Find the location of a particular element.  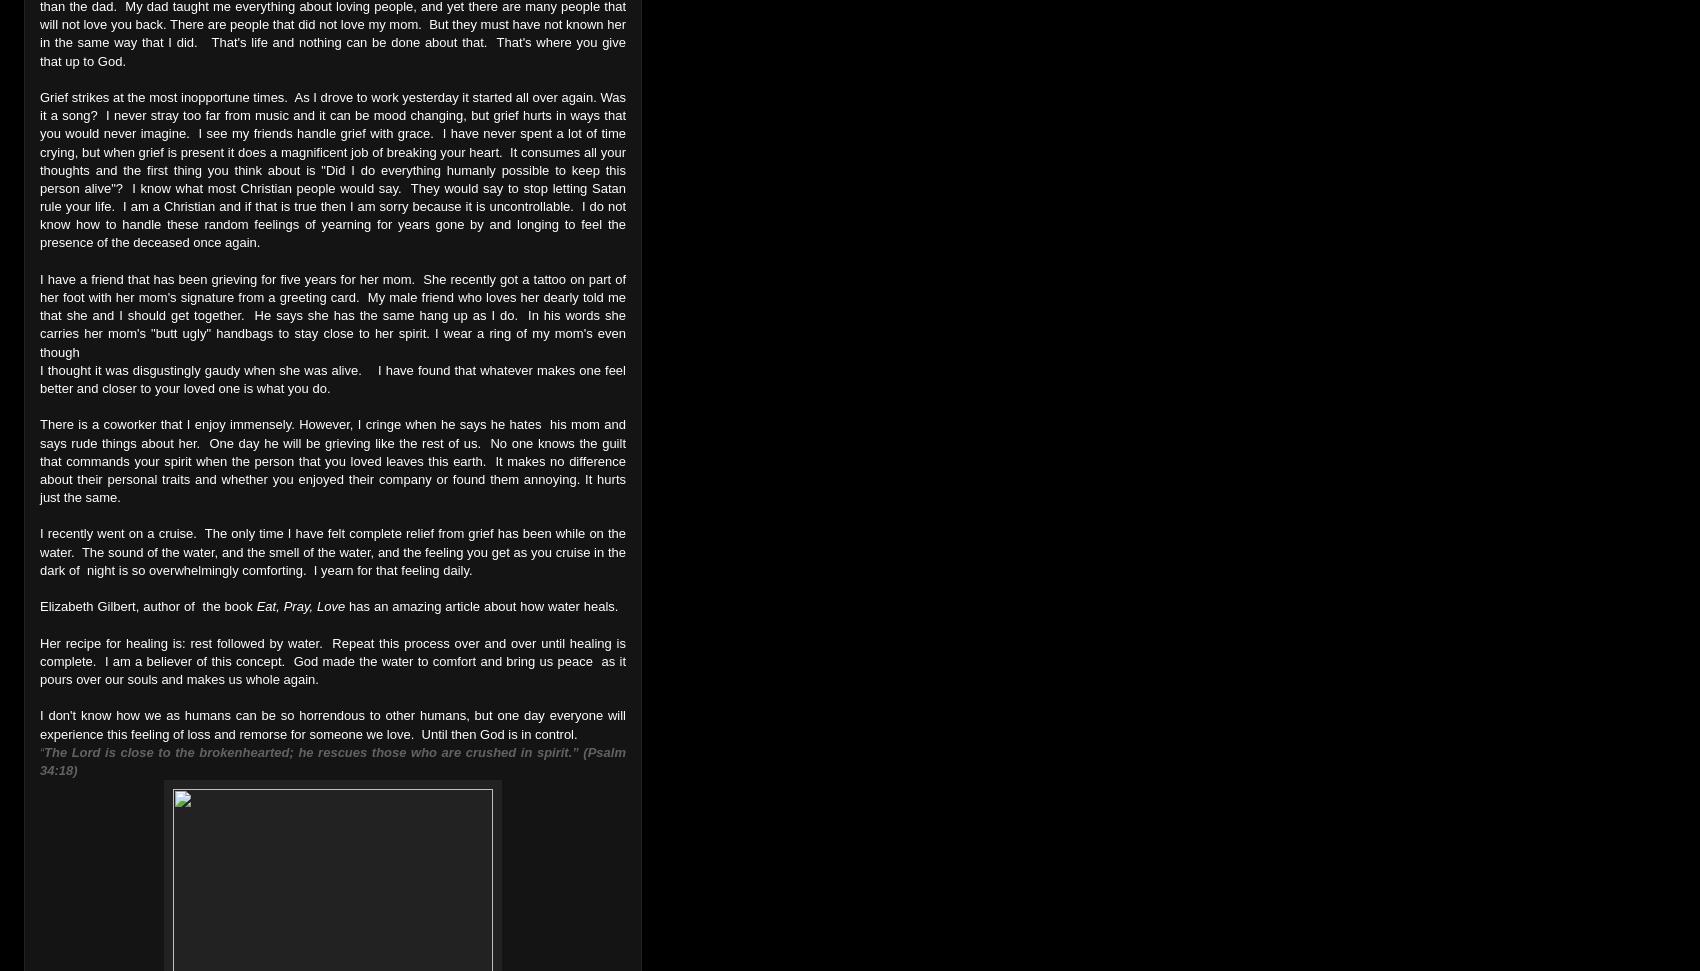

'Her recipe for healing is: rest followed by water.  Repeat this process over and over until healing is complete.  I am a believer of this concept.  God made the water to comfort and bring us peace  as it pours over our souls and makes us whole again.' is located at coordinates (332, 660).